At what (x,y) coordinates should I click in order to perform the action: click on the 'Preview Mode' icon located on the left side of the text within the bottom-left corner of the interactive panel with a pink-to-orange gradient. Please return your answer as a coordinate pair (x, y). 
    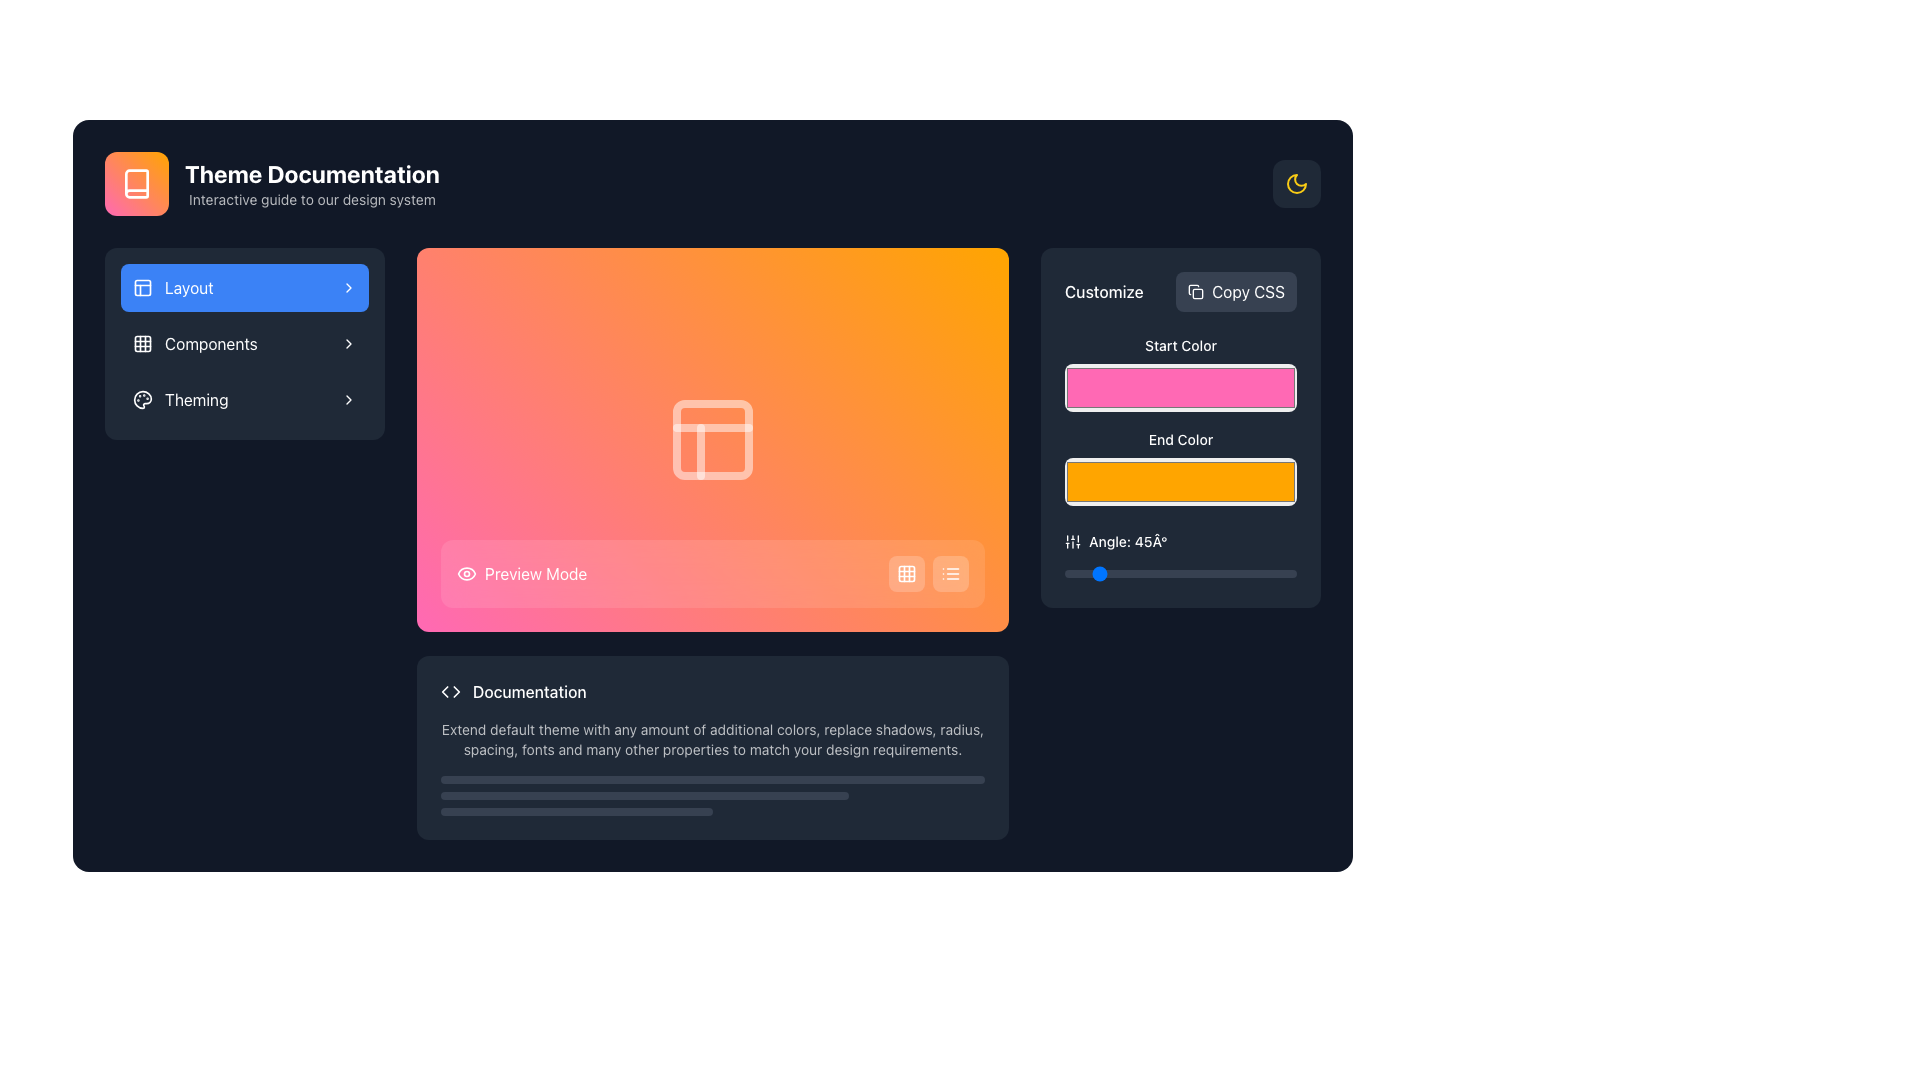
    Looking at the image, I should click on (465, 574).